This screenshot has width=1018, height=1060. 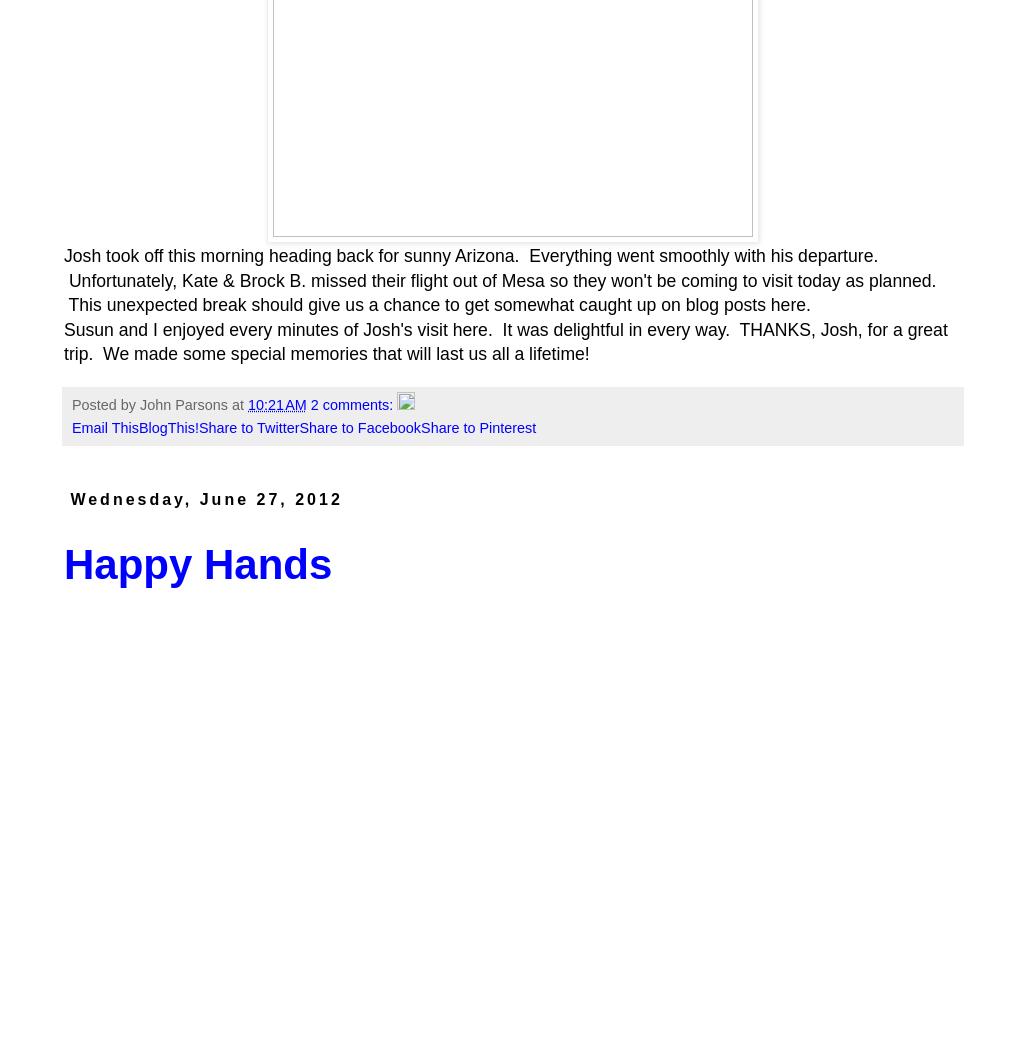 What do you see at coordinates (247, 427) in the screenshot?
I see `'Share to Twitter'` at bounding box center [247, 427].